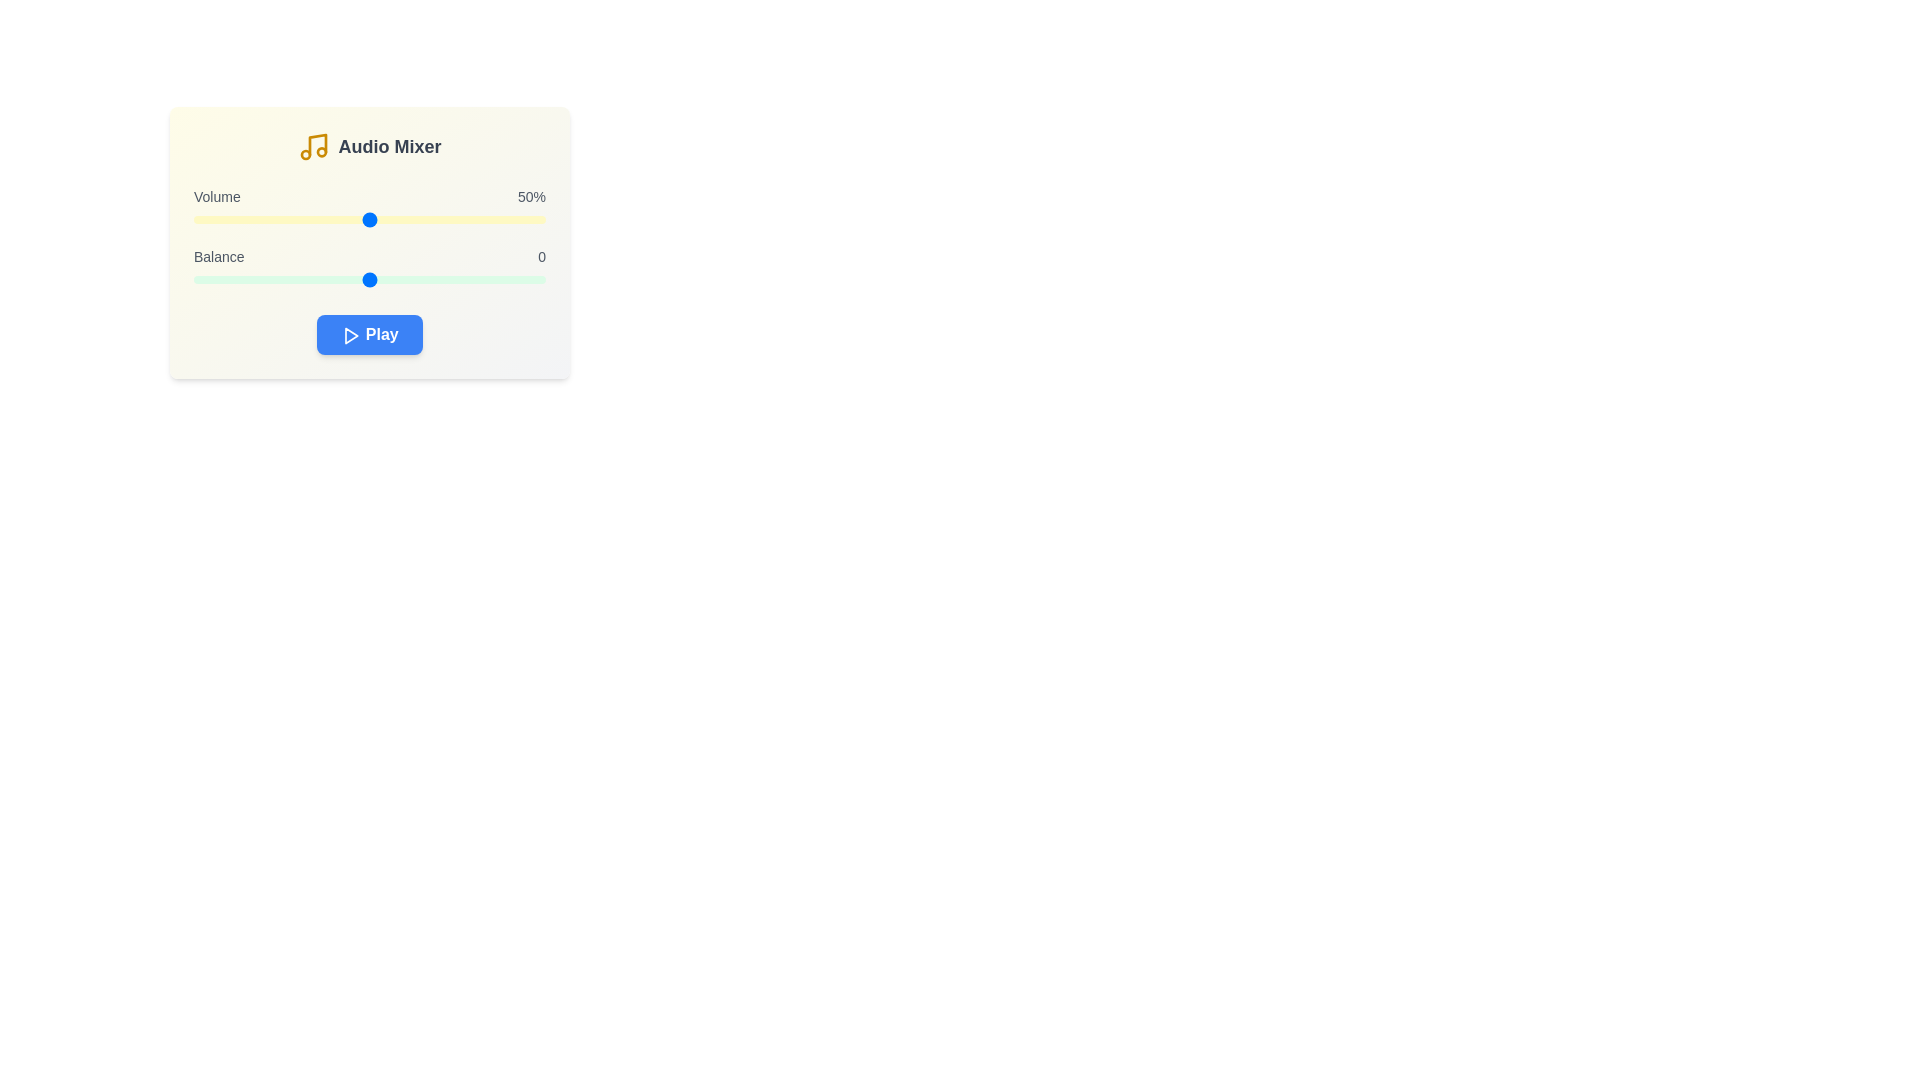 Image resolution: width=1920 pixels, height=1080 pixels. I want to click on the volume slider located below the text 'Volume50%' and above the 'Balance' slider to receive tooltip feedback, so click(369, 208).